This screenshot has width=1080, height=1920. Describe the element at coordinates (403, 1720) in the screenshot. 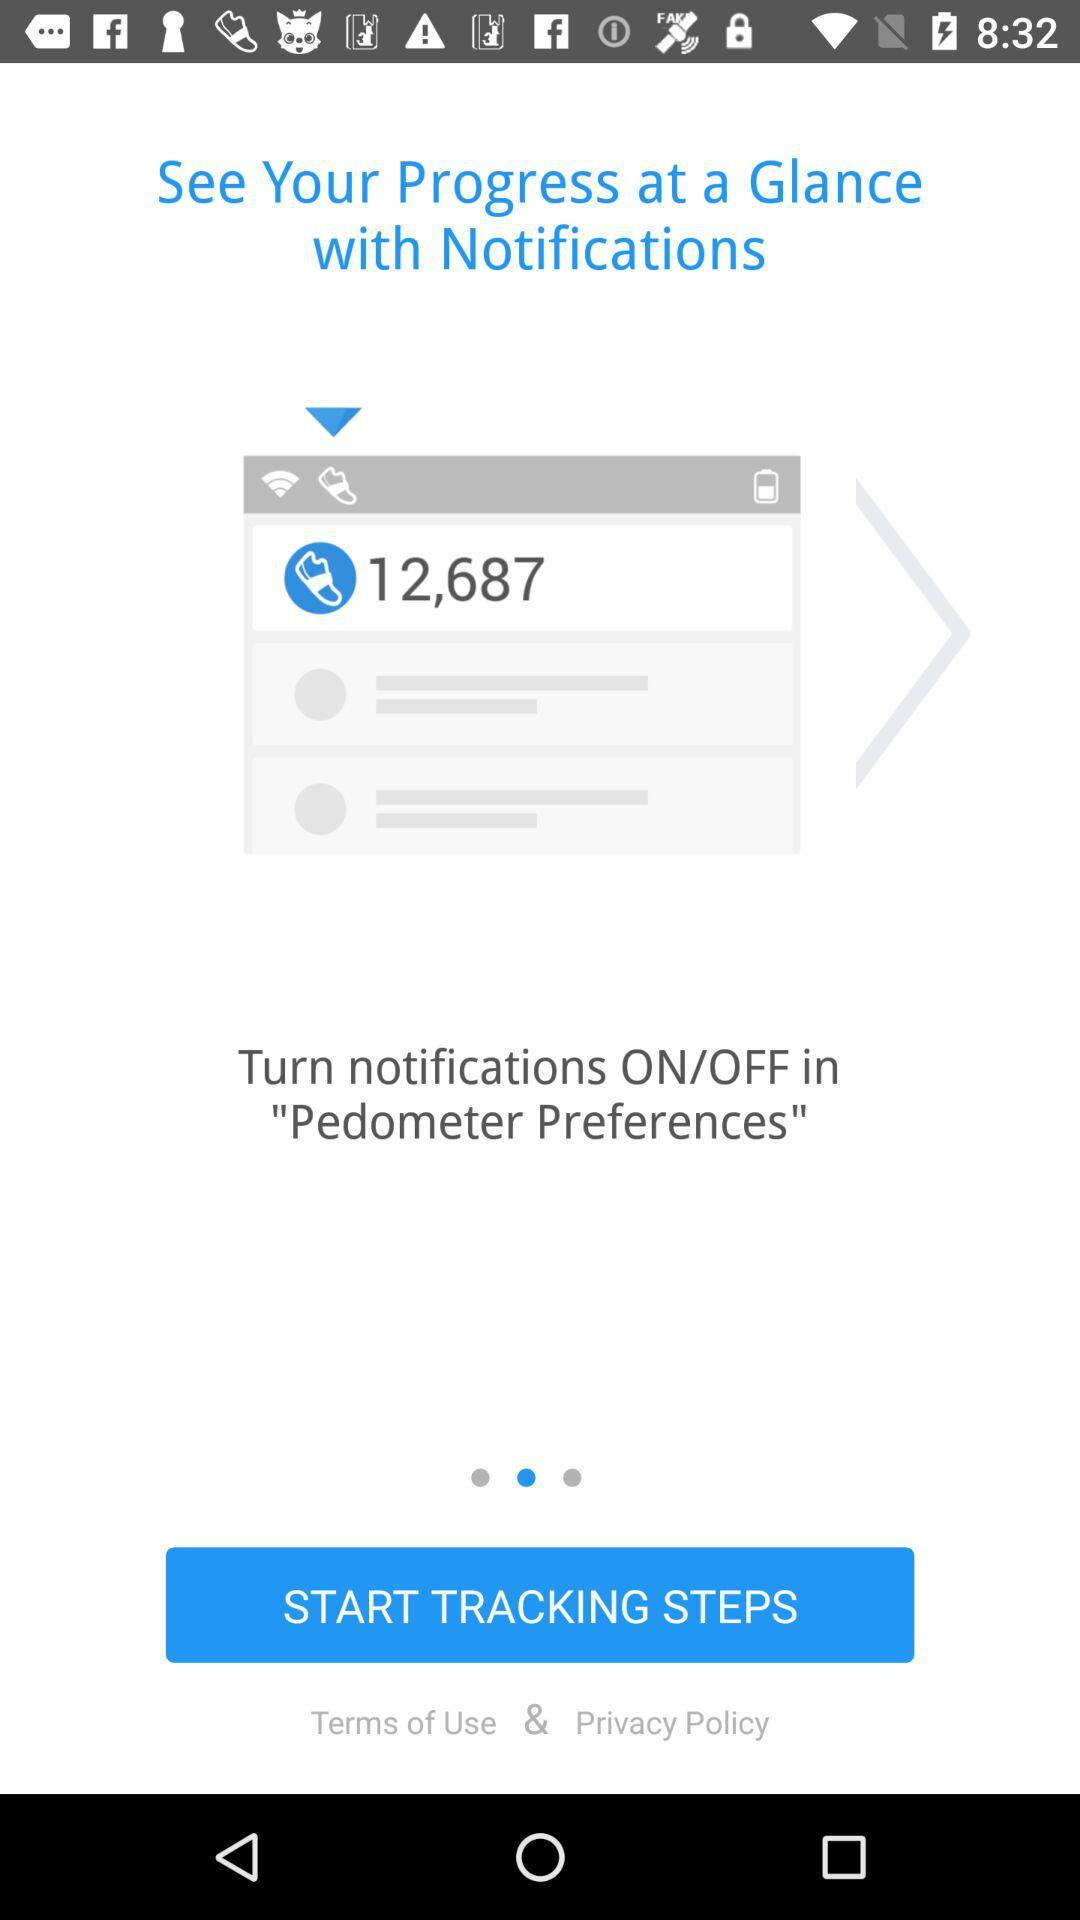

I see `the item to the left of the &` at that location.